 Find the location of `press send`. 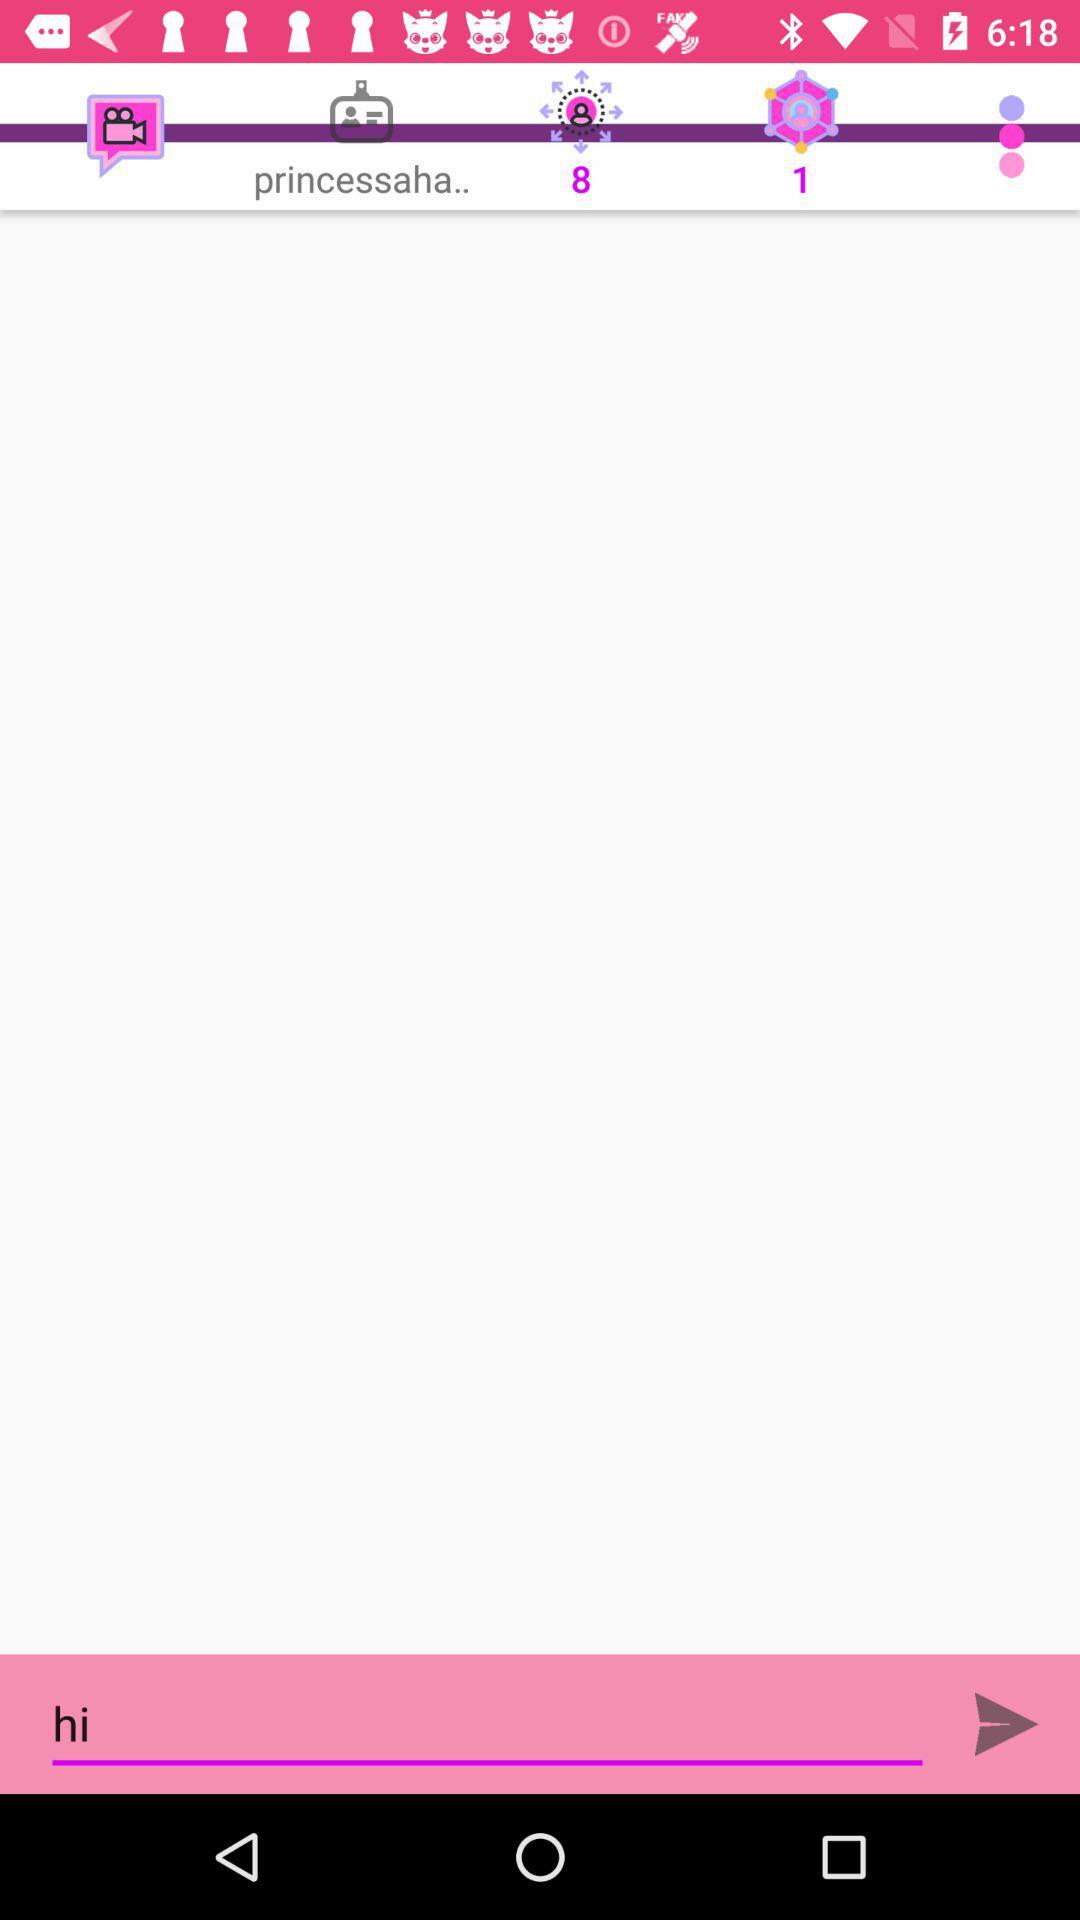

press send is located at coordinates (1006, 1723).